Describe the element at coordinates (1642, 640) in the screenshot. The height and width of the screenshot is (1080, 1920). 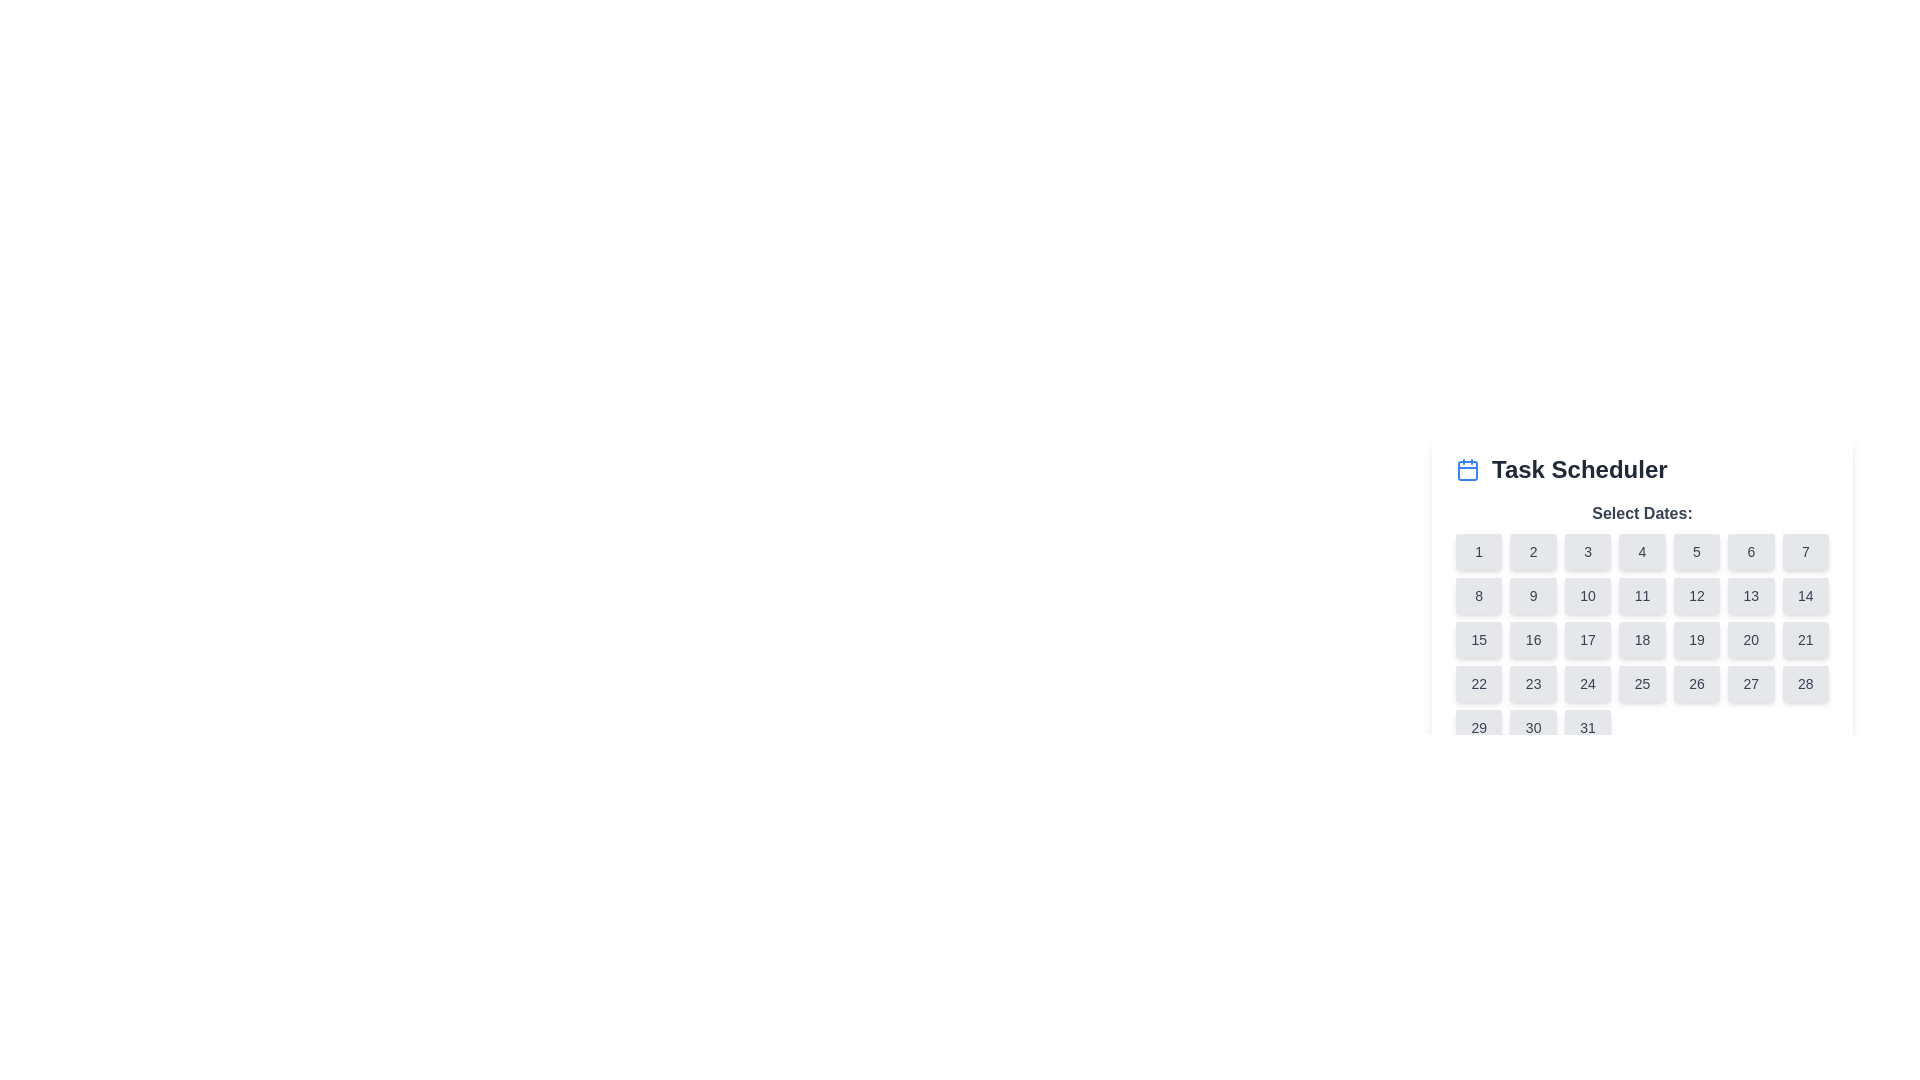
I see `the selectable date button representing '18' in the Task Scheduler application` at that location.